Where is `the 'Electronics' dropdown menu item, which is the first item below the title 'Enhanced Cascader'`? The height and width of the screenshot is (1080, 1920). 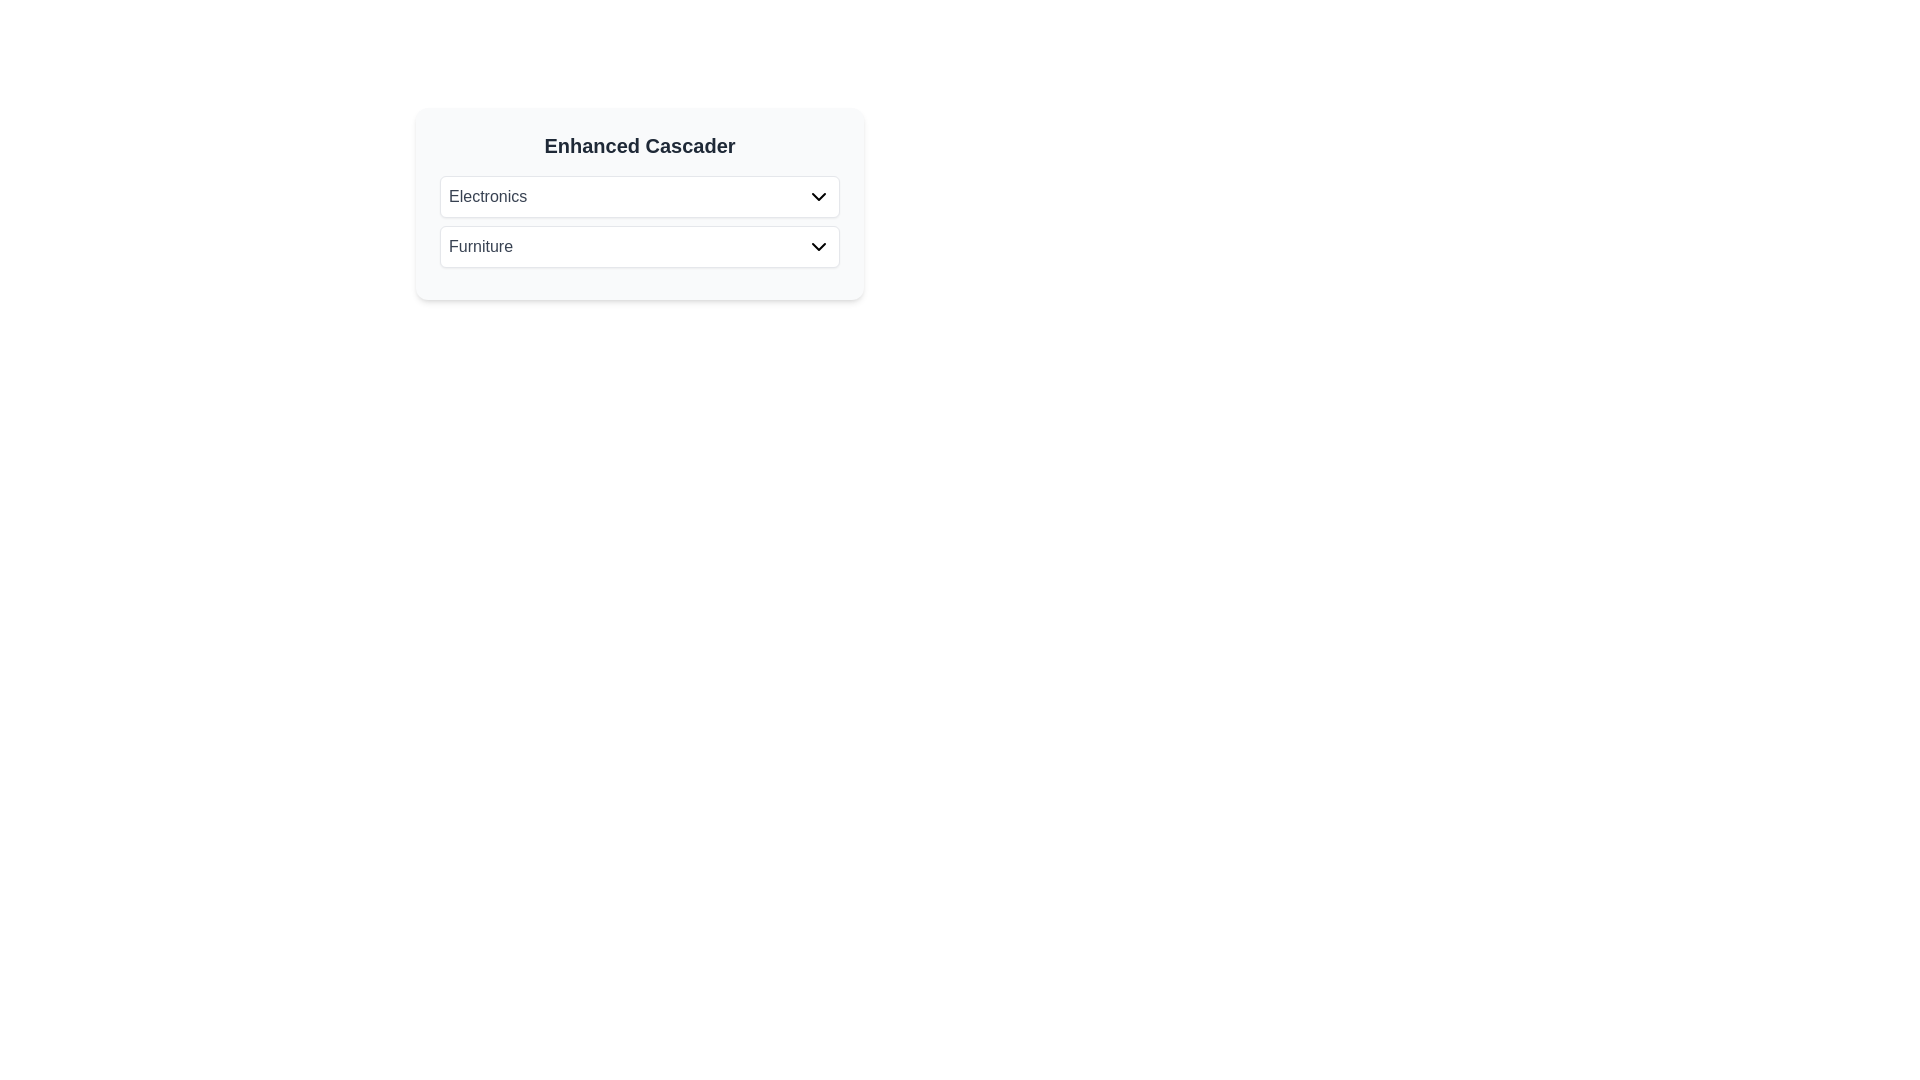 the 'Electronics' dropdown menu item, which is the first item below the title 'Enhanced Cascader' is located at coordinates (638, 196).